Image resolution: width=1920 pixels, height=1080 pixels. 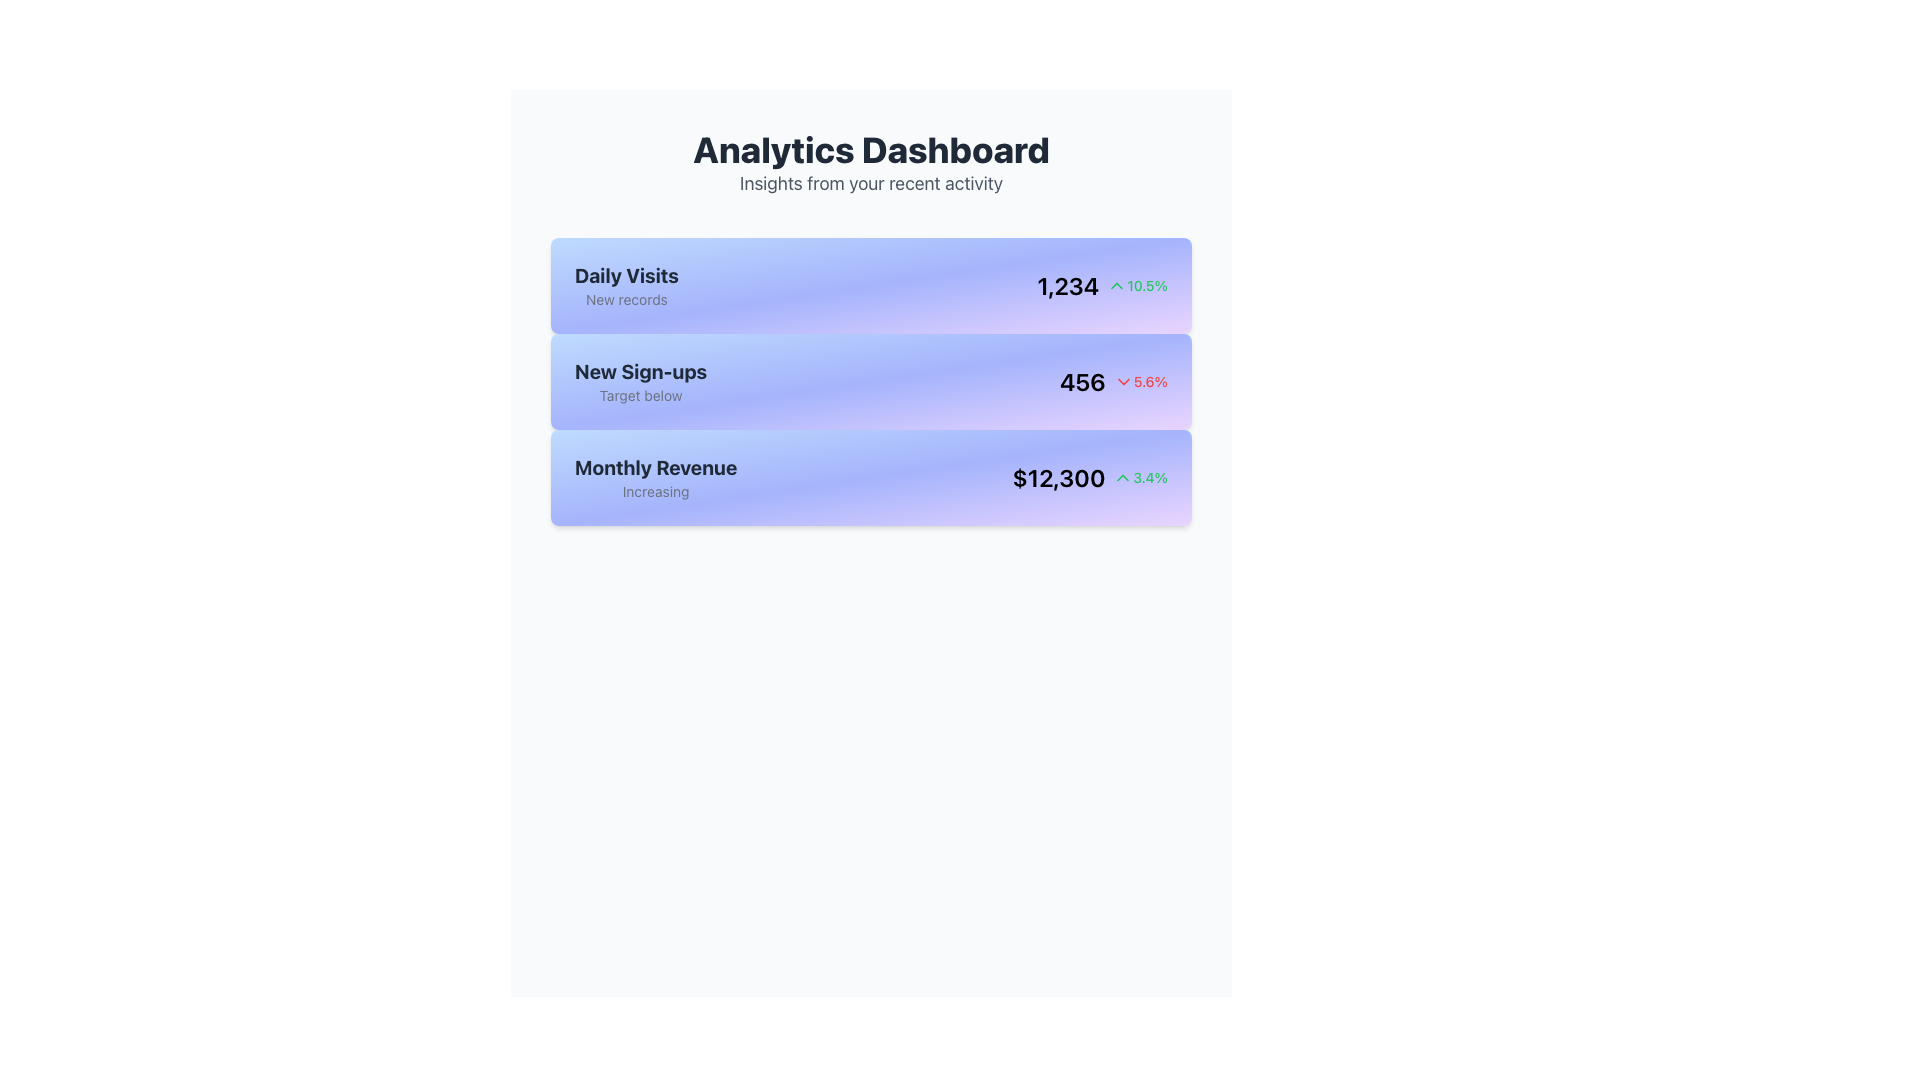 What do you see at coordinates (1150, 478) in the screenshot?
I see `the green Label or Static Text that indicates a 3.4% increase, located at the bottom of the vertically stacked list in the 'Monthly Revenue' section` at bounding box center [1150, 478].